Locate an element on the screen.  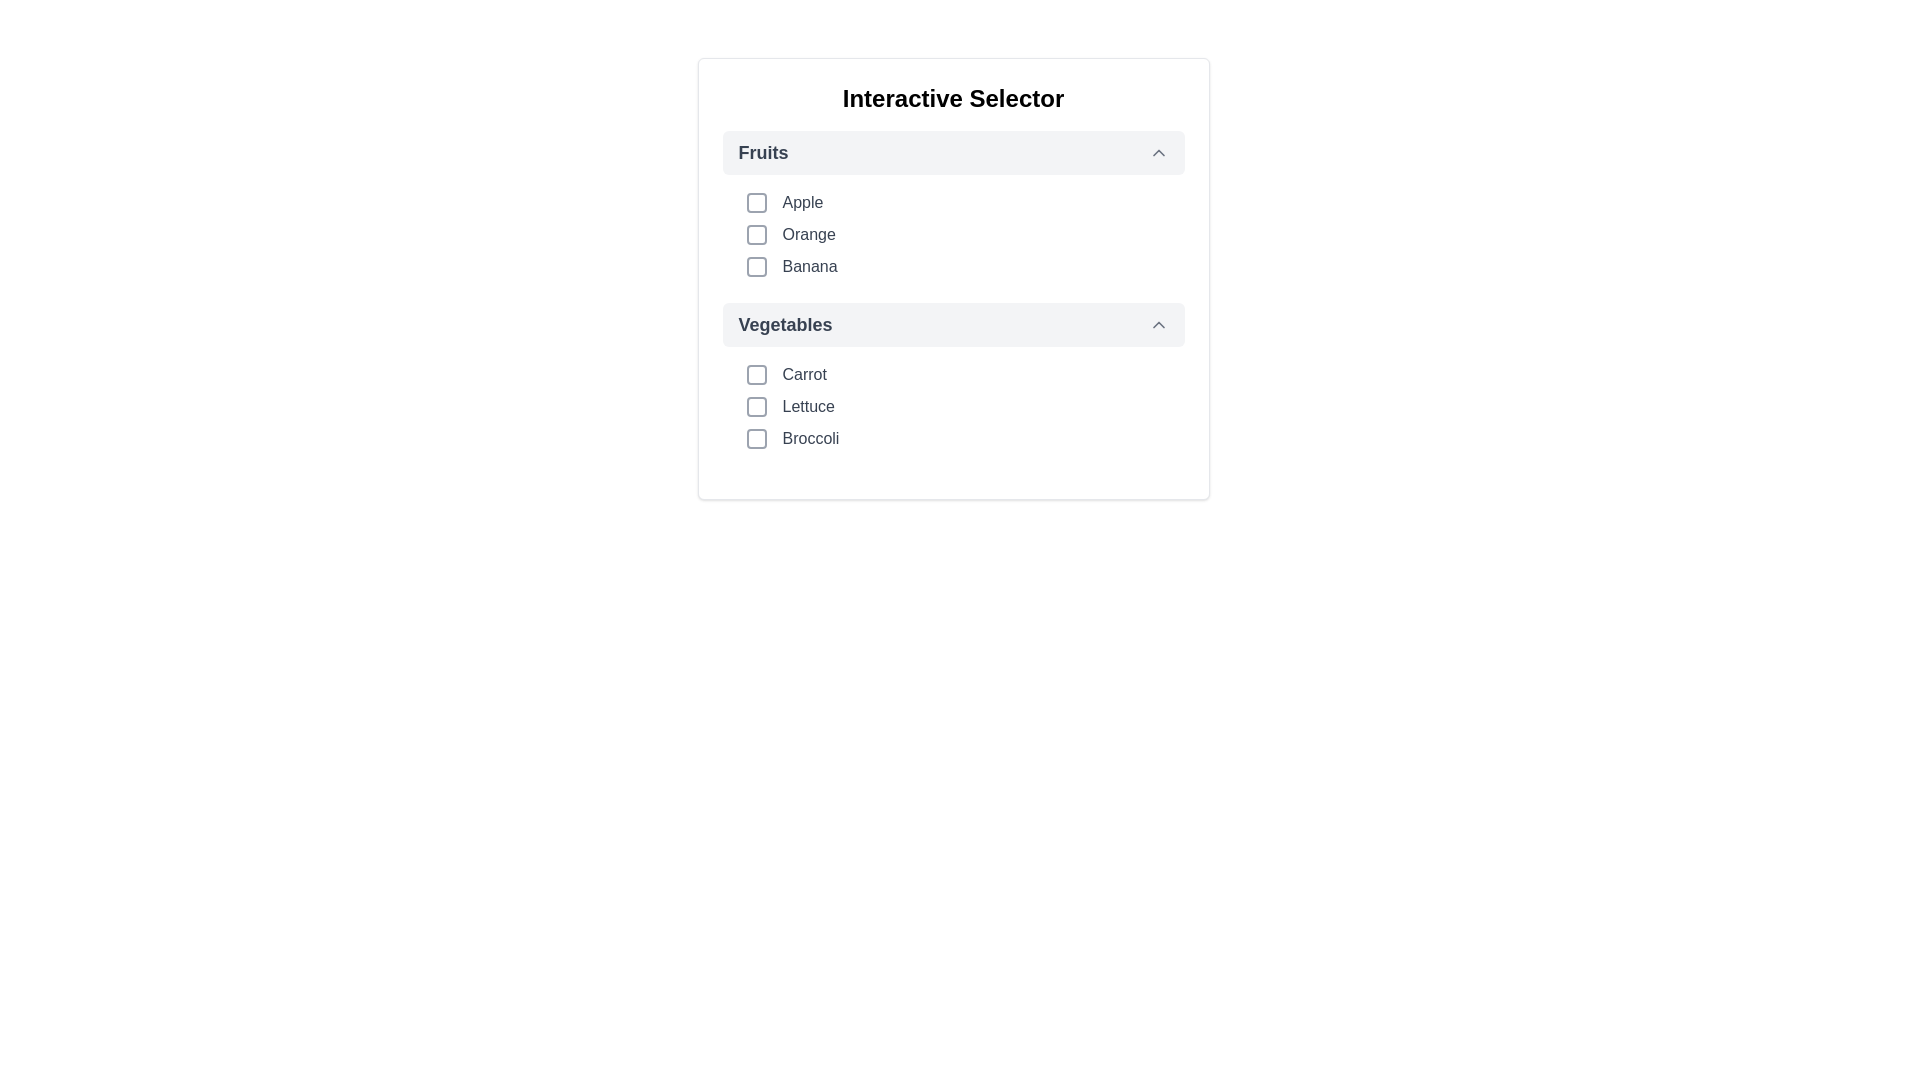
the first checkbox under the 'Vegetables' section is located at coordinates (965, 374).